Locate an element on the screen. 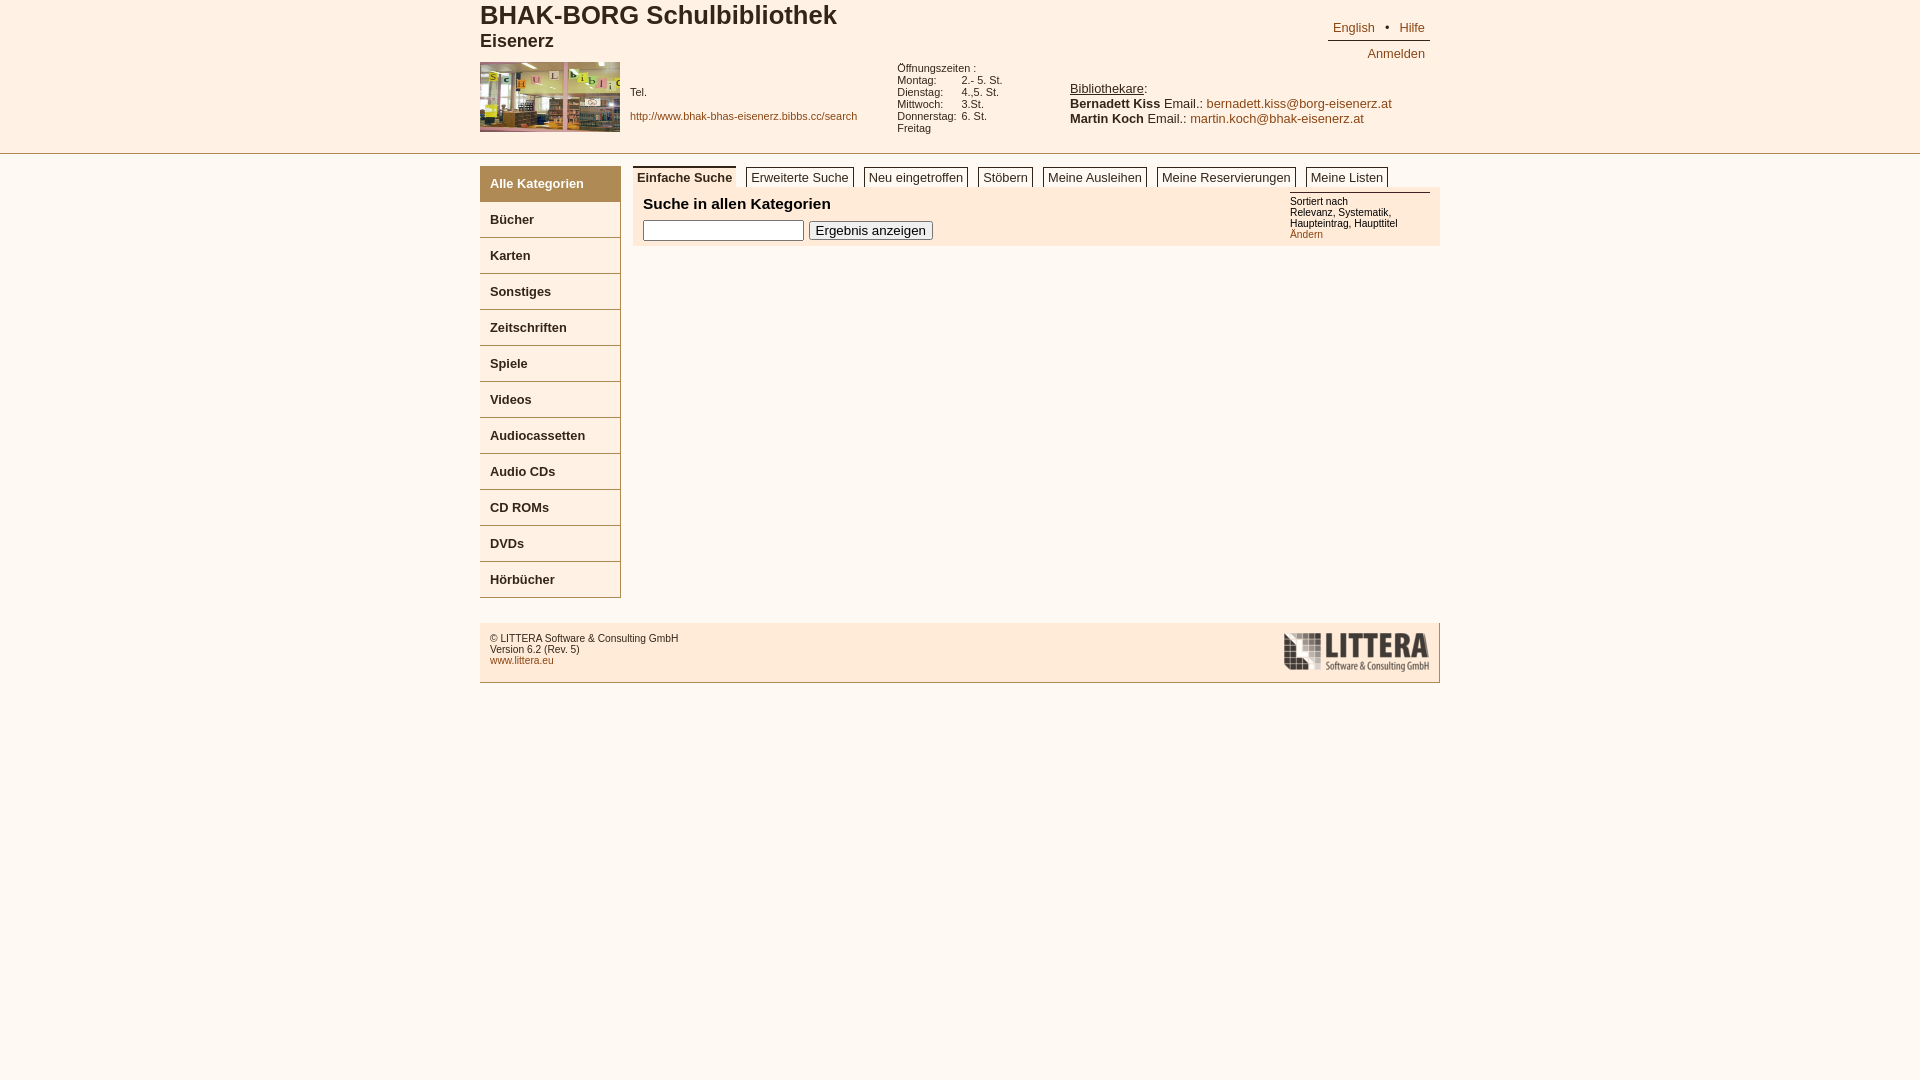  'Anmelden' is located at coordinates (1395, 52).